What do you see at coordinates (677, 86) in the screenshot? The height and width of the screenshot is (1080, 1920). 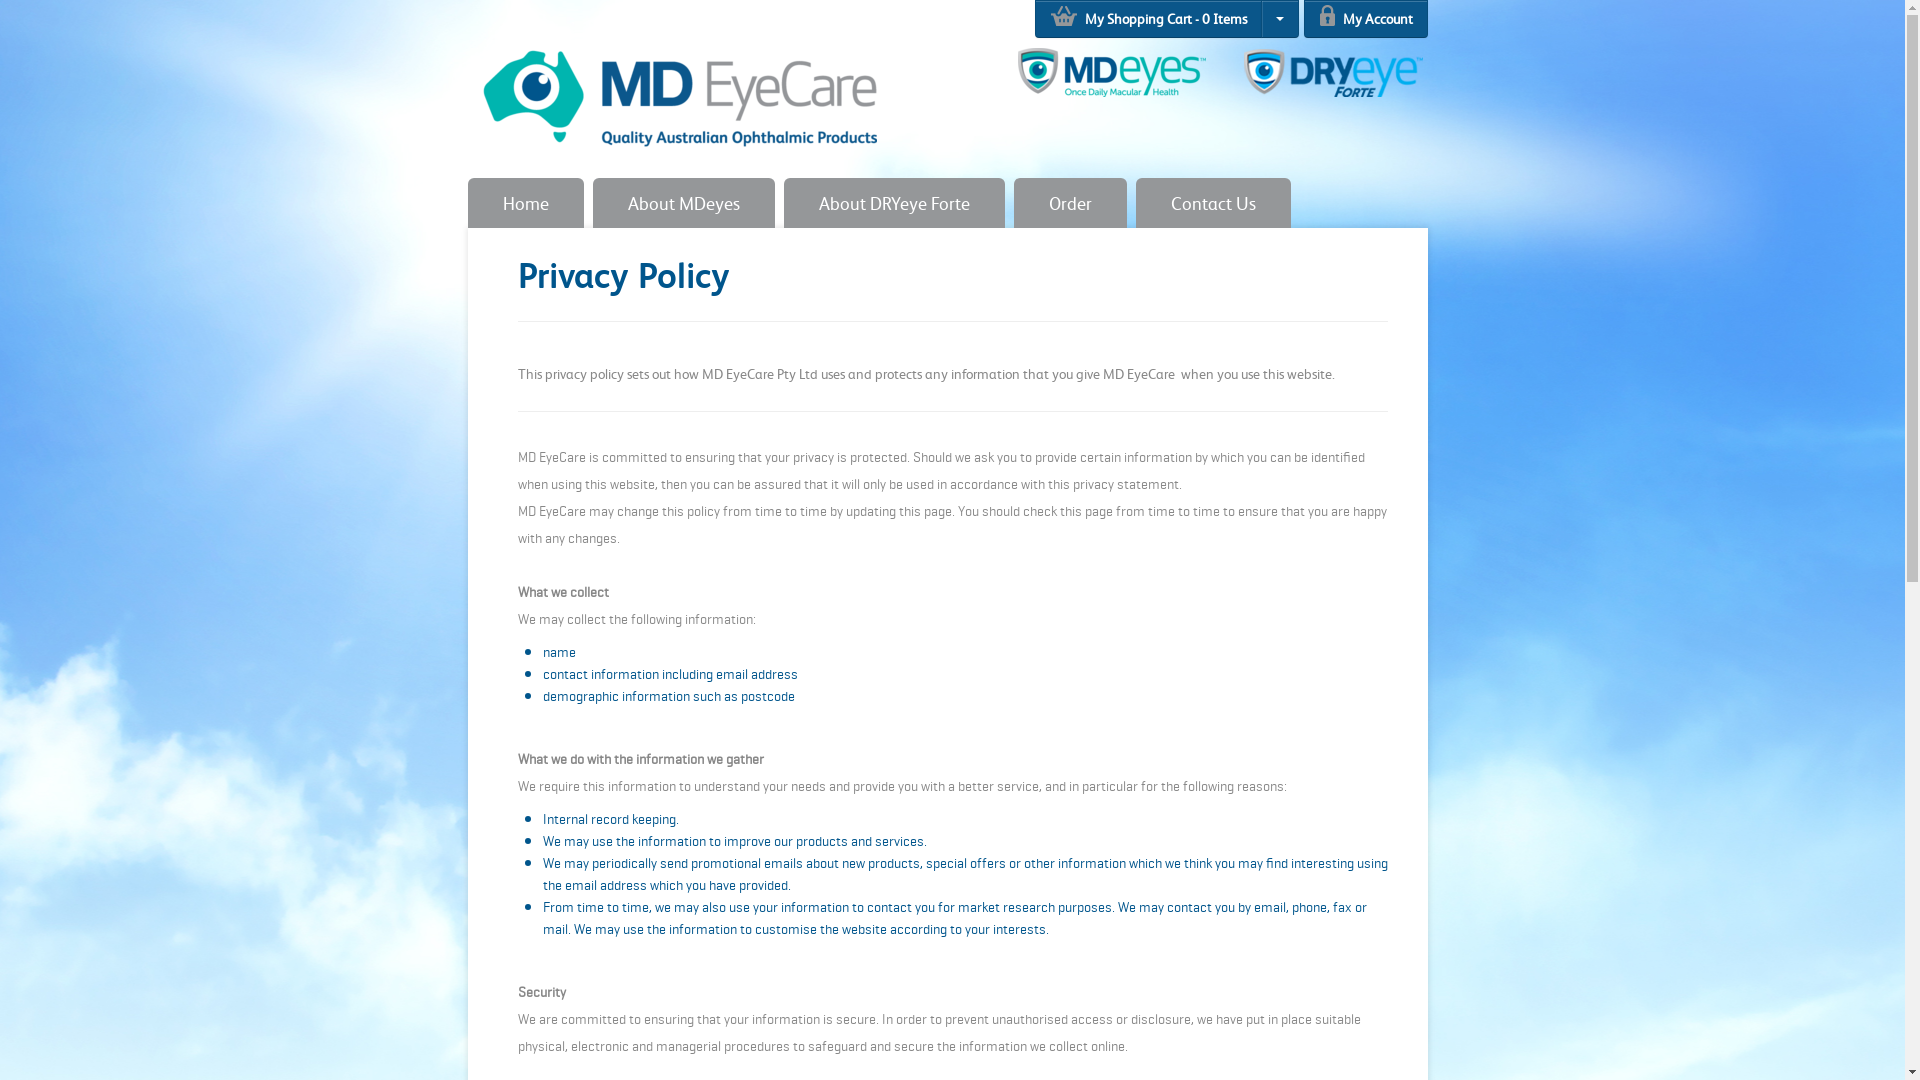 I see `'MD EyeCare'` at bounding box center [677, 86].